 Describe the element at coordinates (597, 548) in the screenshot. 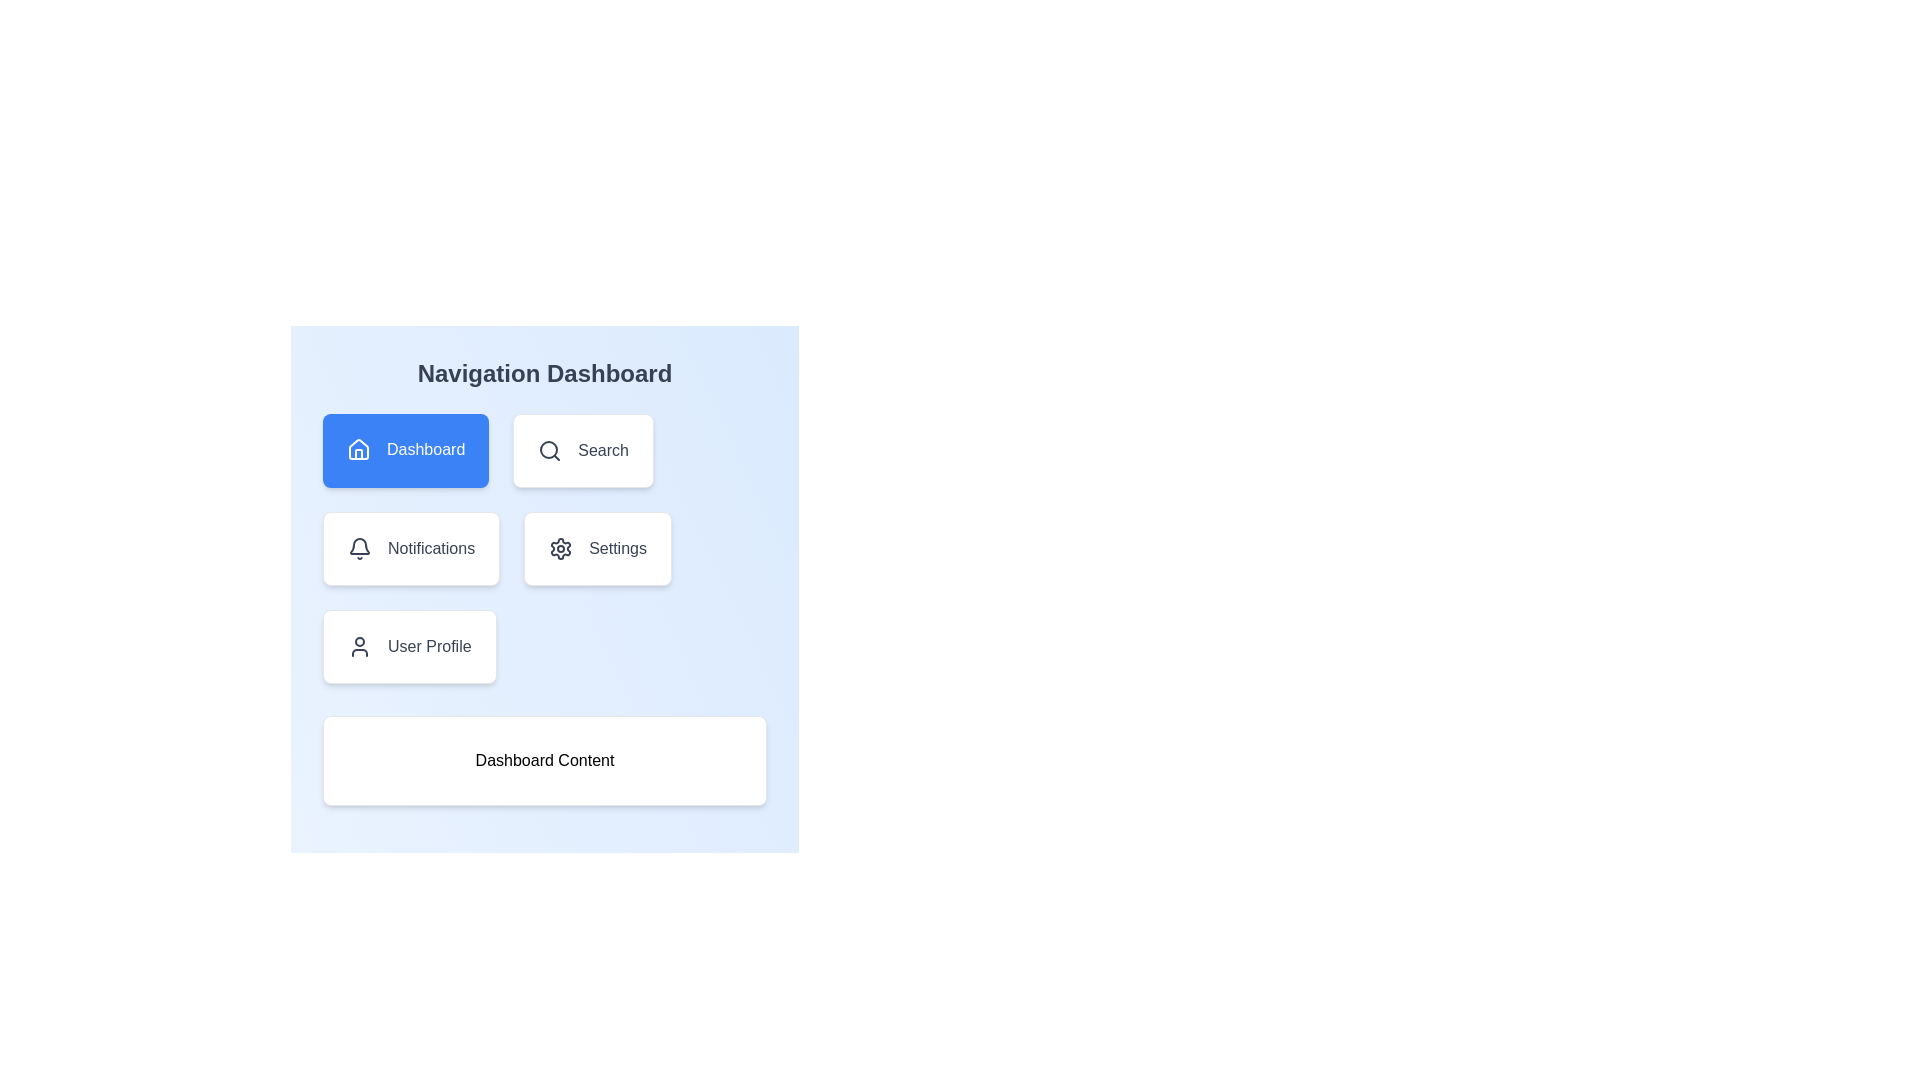

I see `the 'Settings' button, which is a rectangular button with a white background, gray border, and a gear icon on the left side` at that location.